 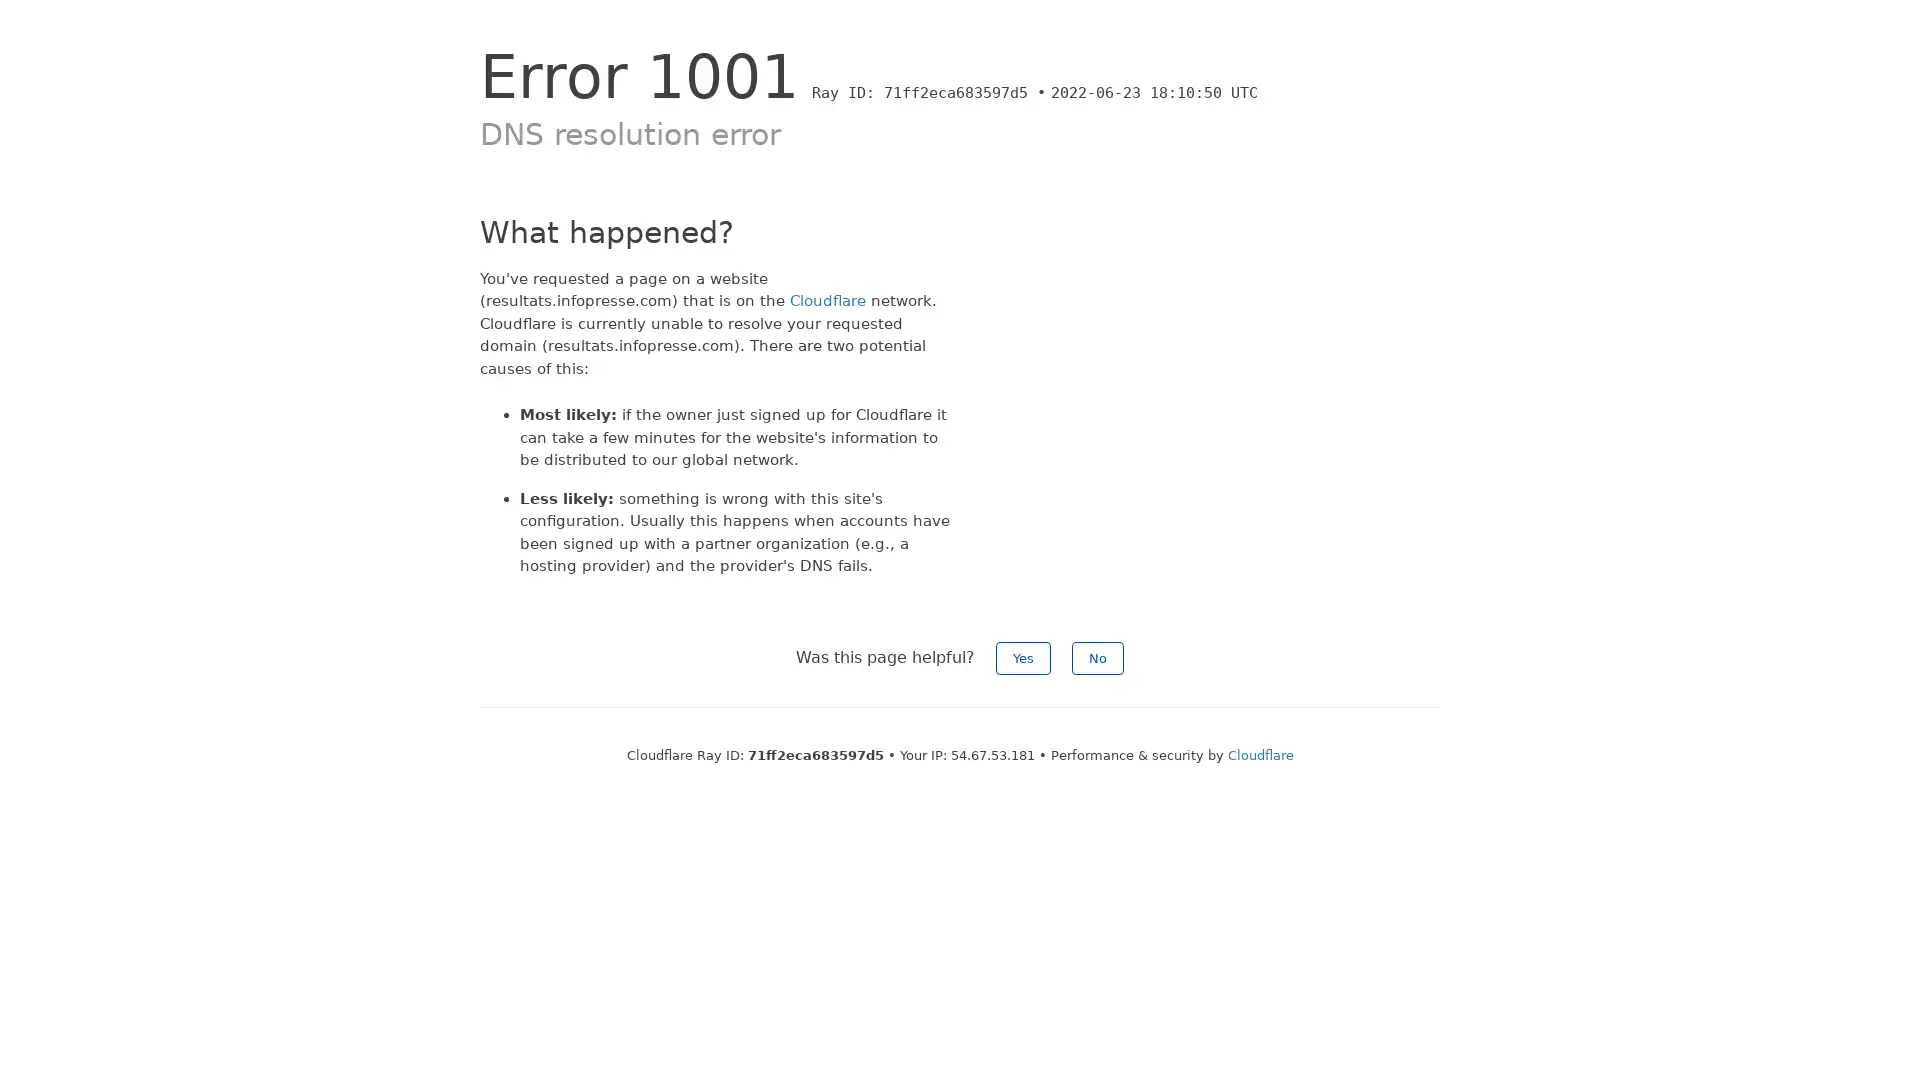 What do you see at coordinates (1097, 657) in the screenshot?
I see `No` at bounding box center [1097, 657].